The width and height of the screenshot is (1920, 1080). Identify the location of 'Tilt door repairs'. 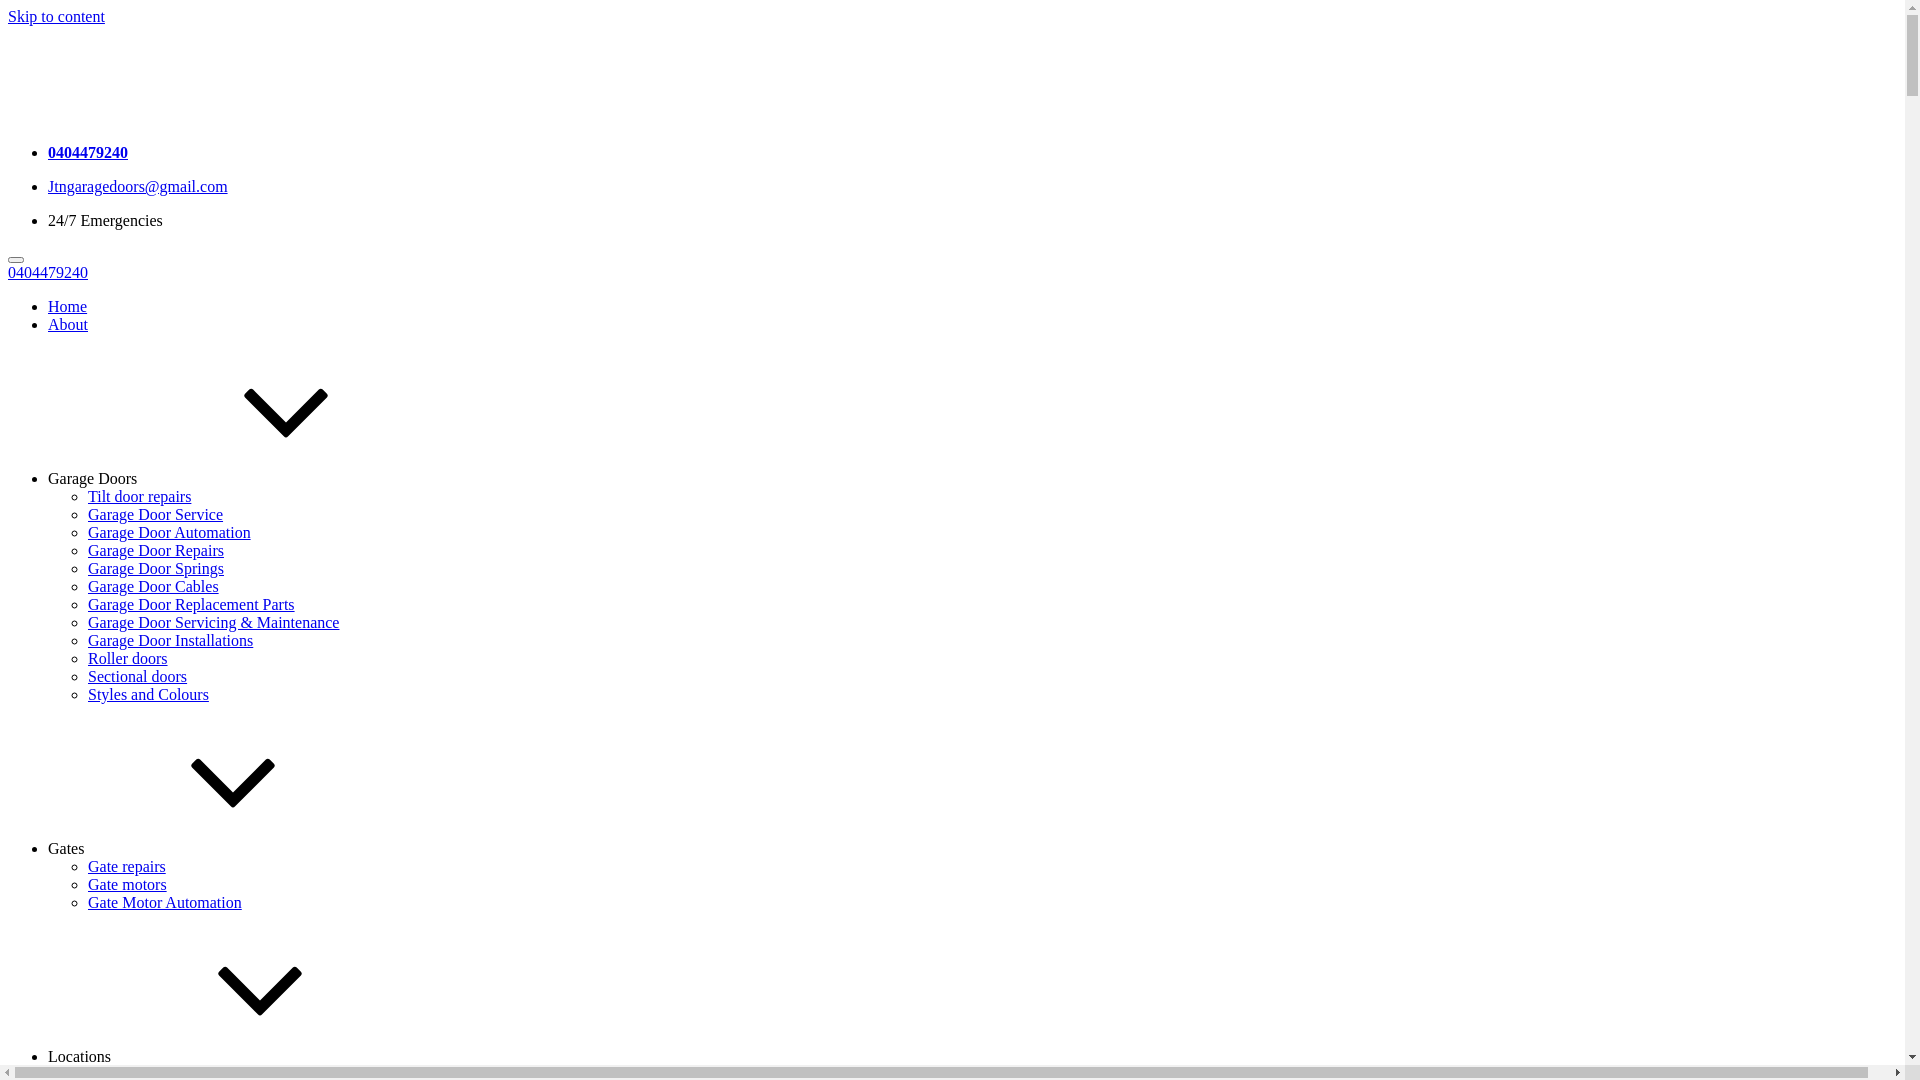
(138, 495).